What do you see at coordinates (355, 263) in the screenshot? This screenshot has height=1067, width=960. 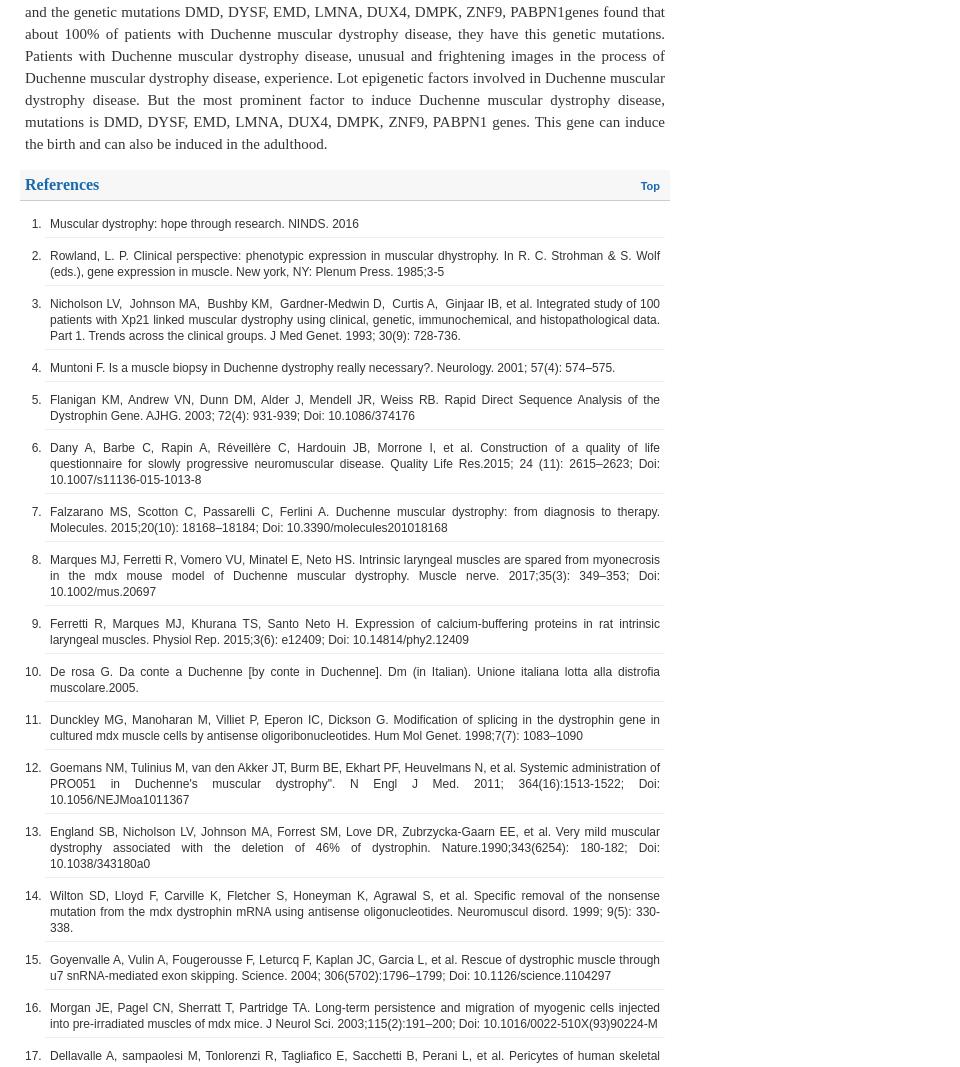 I see `'Rowland, L. P. Clinical perspective:  phenotypic expression in muscular dhystrophy. In R. C. Strohman & S. Wolf  (eds.), gene expression in muscle. New york, NY: Plenum Press. 1985;3-5'` at bounding box center [355, 263].